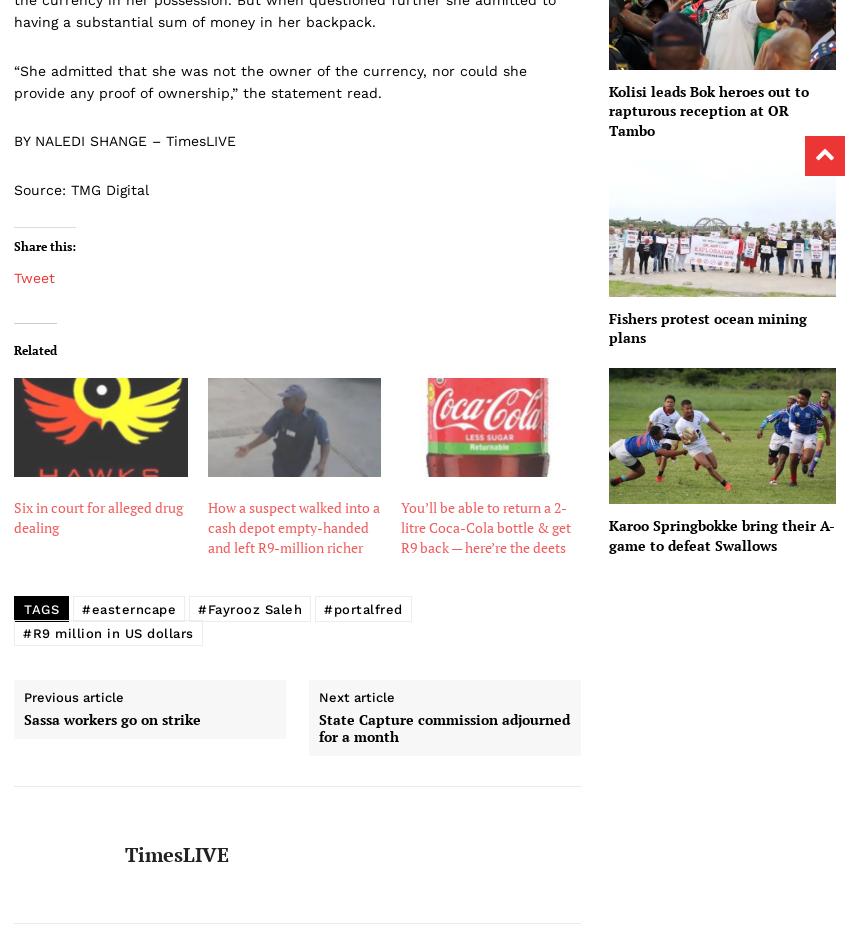  I want to click on 'Karoo Springbokke bring their A-game to defeat Swallows', so click(720, 533).